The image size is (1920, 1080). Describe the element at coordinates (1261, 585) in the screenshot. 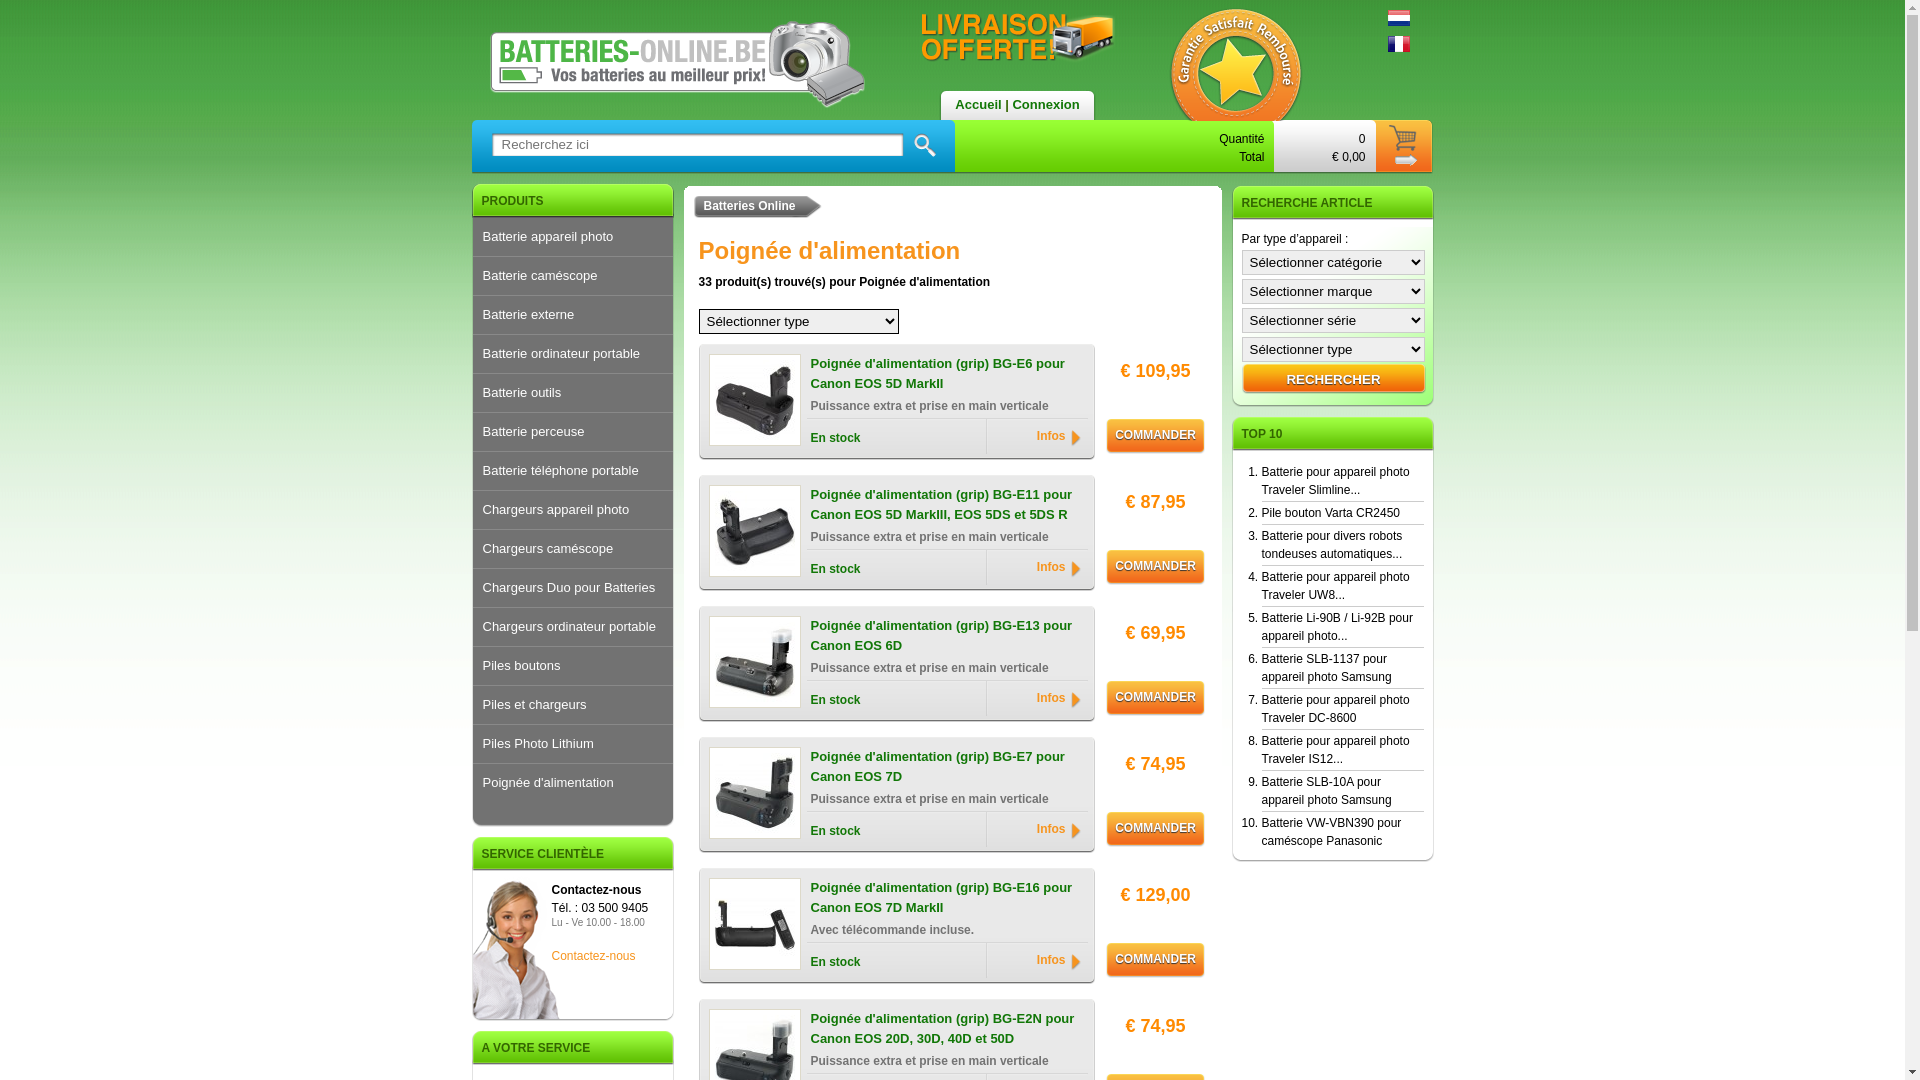

I see `'Batterie pour appareil photo Traveler UW8...'` at that location.